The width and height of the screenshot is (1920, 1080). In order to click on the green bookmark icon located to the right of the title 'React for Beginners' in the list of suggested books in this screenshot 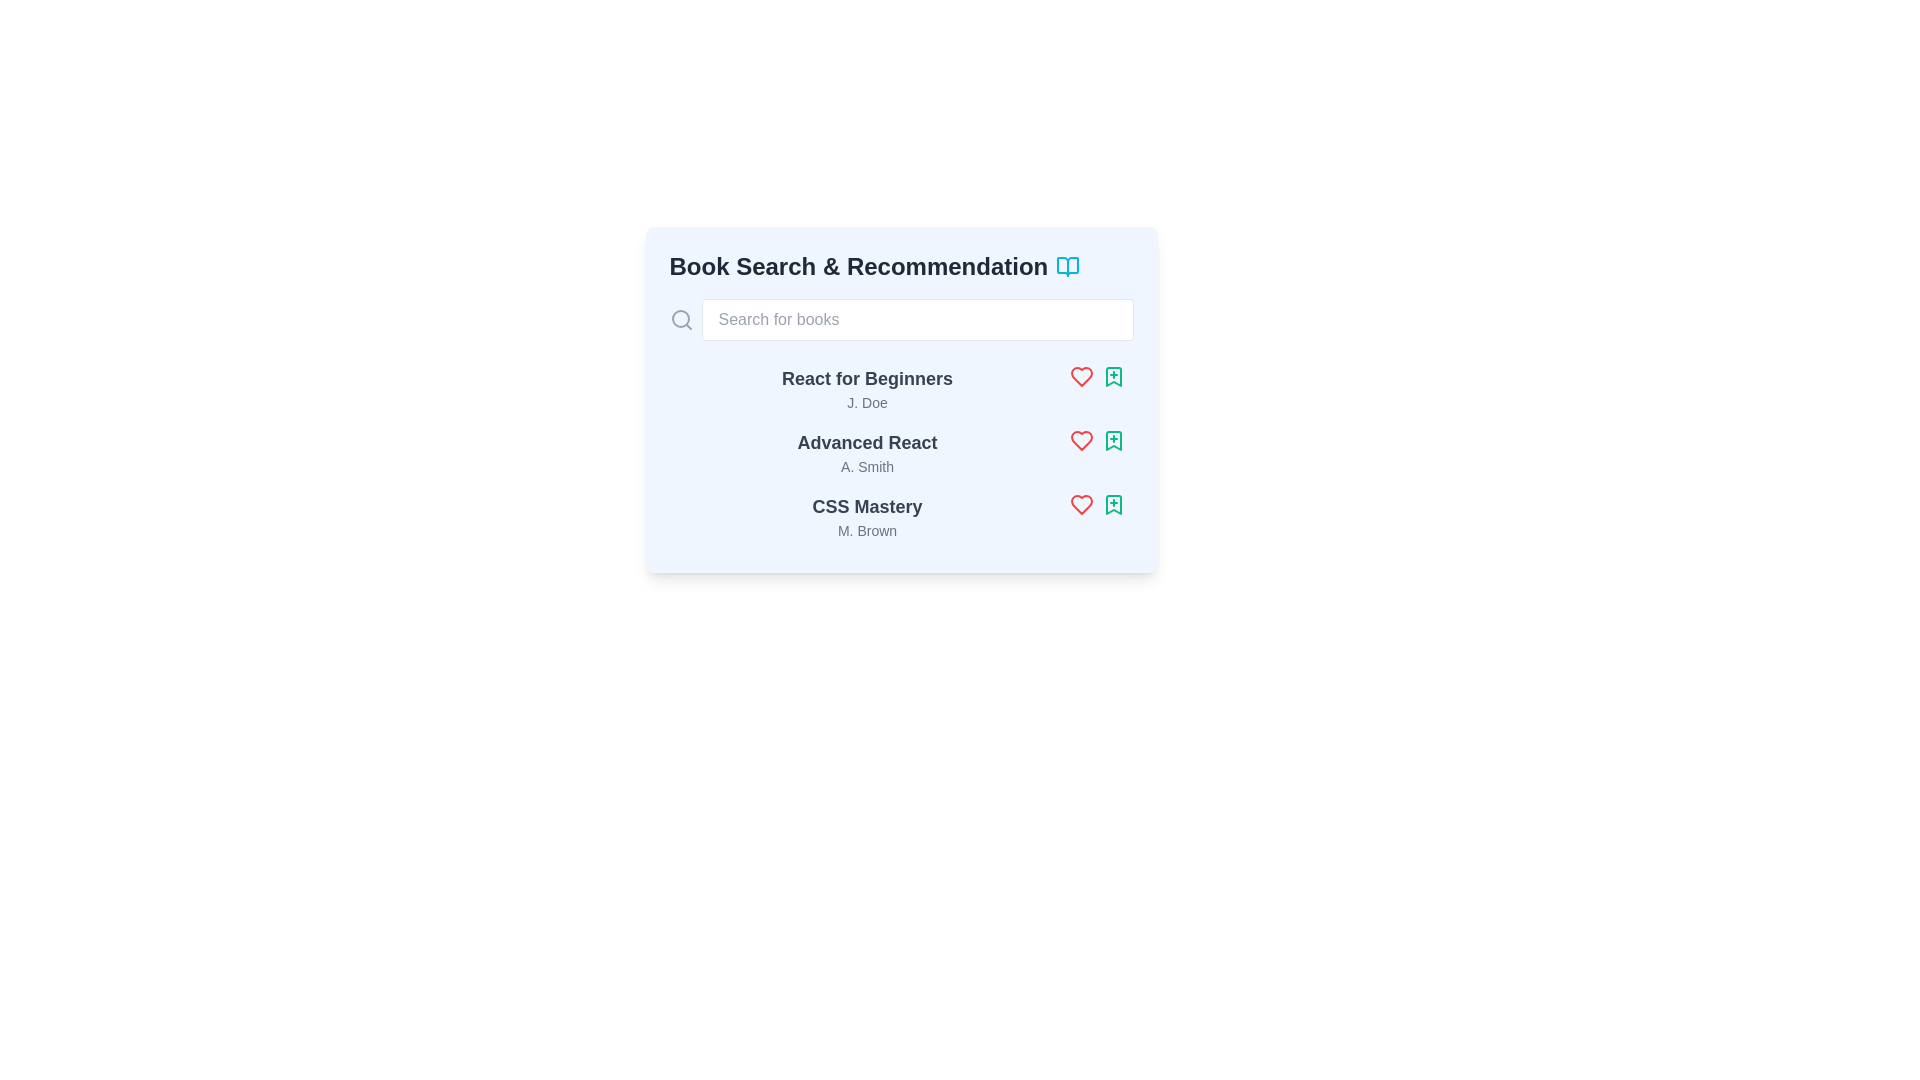, I will do `click(1112, 377)`.